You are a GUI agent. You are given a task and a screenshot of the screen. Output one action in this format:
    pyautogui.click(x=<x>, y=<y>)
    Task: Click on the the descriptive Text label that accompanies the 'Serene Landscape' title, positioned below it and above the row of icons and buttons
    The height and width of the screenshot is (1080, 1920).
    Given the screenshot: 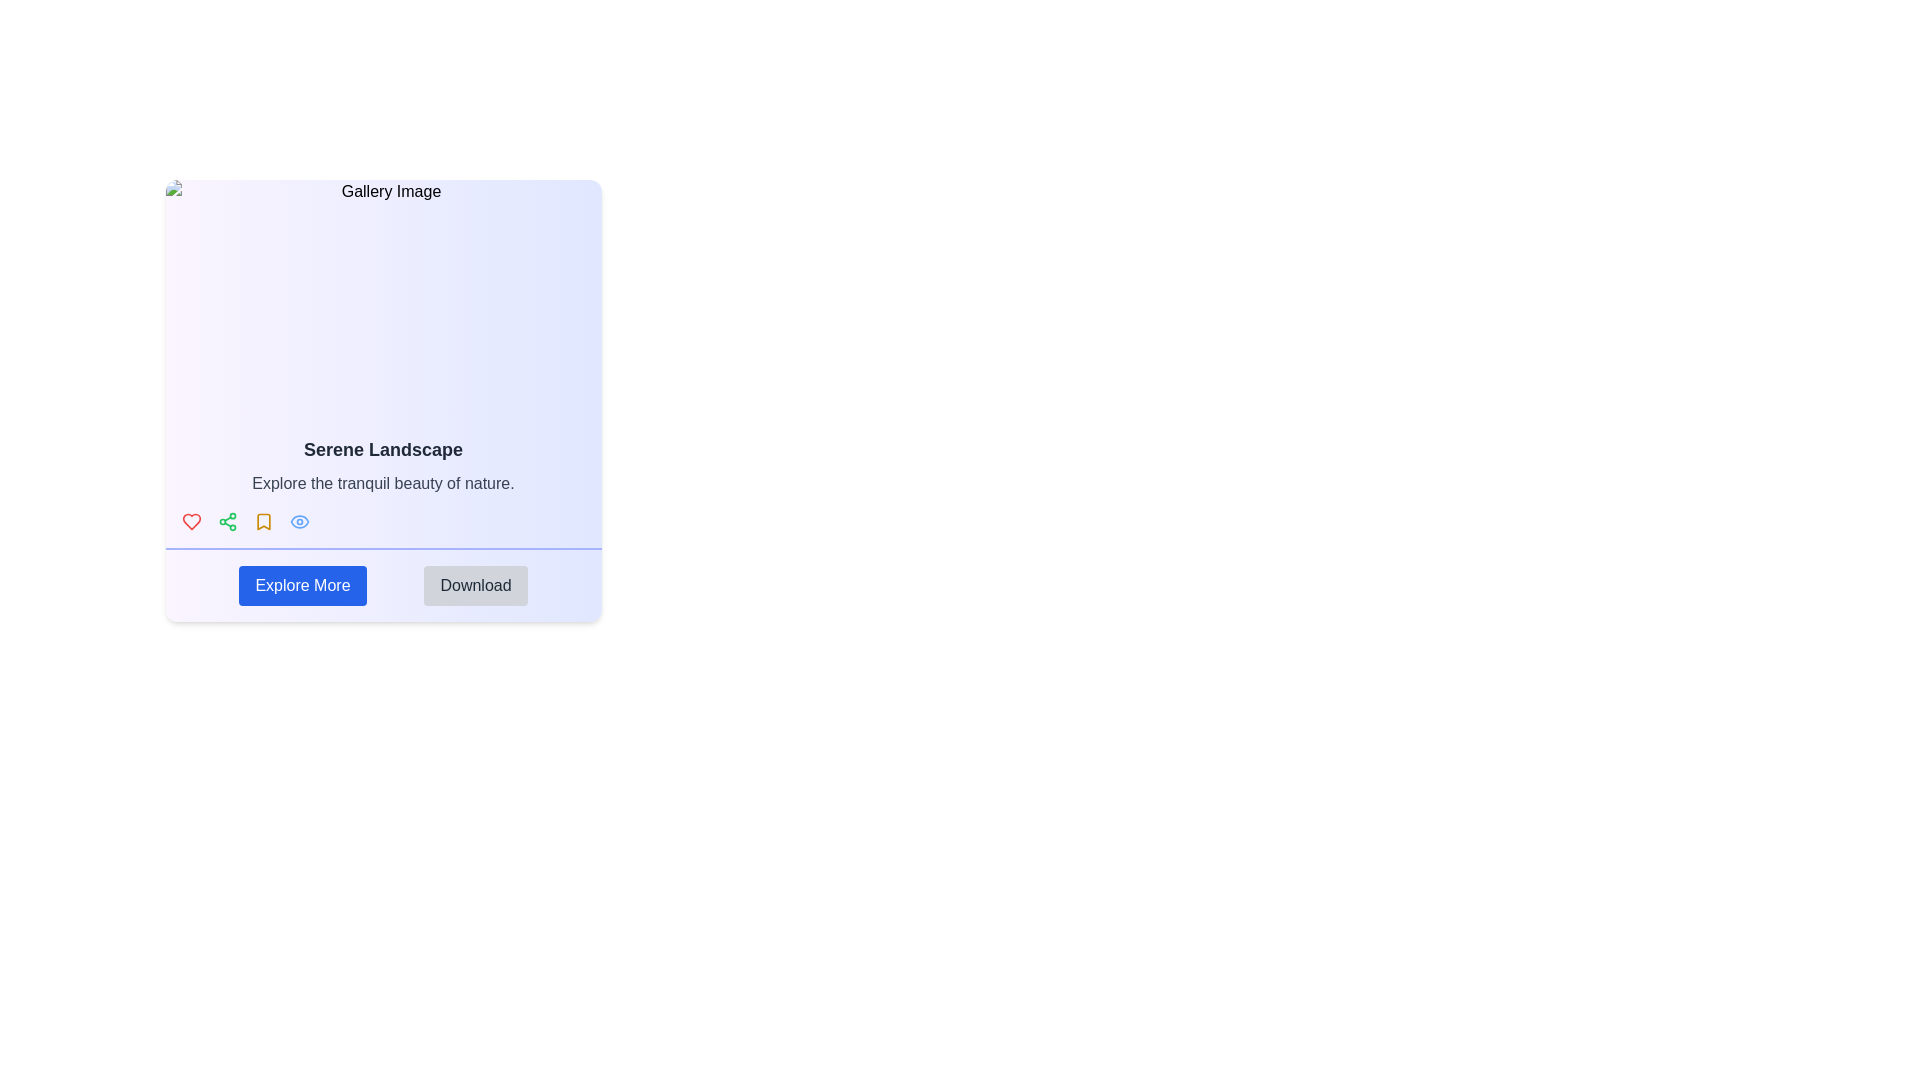 What is the action you would take?
    pyautogui.click(x=383, y=483)
    